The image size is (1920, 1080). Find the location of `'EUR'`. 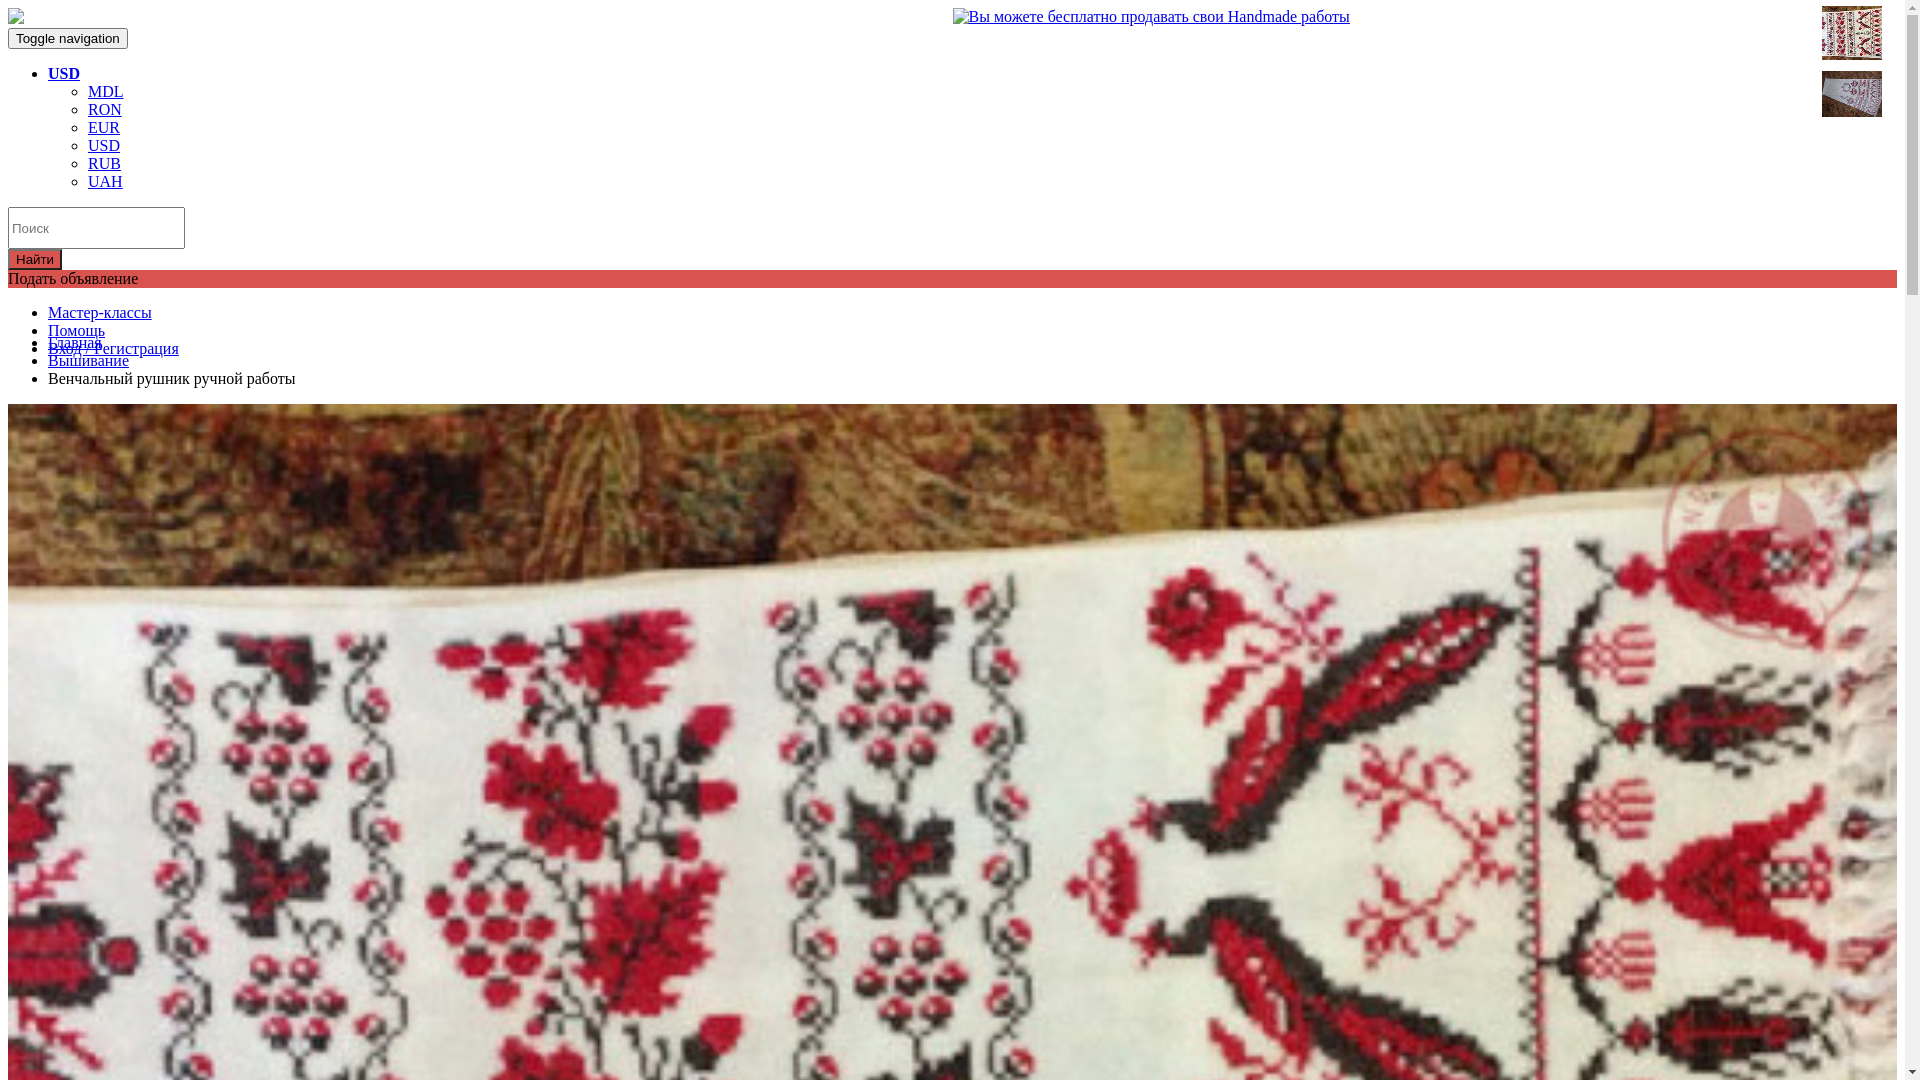

'EUR' is located at coordinates (103, 127).